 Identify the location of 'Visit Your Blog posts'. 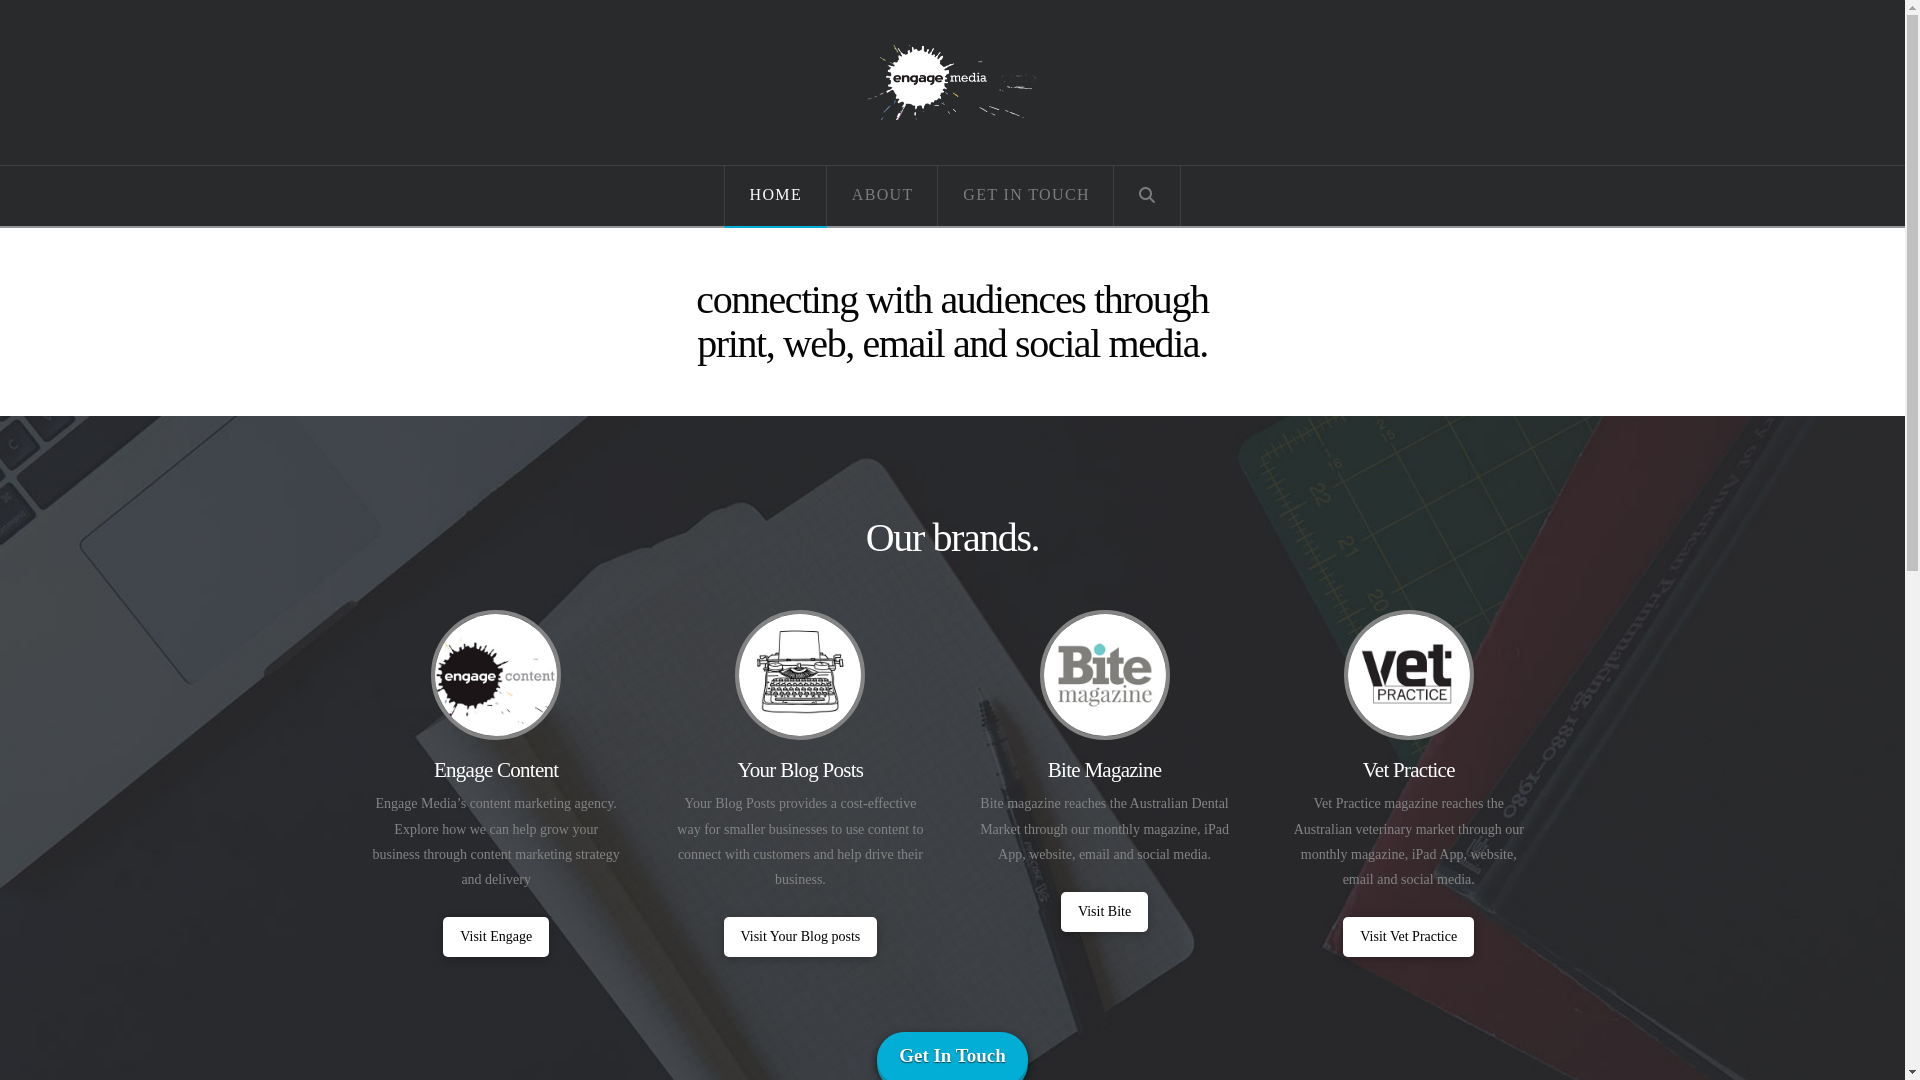
(723, 937).